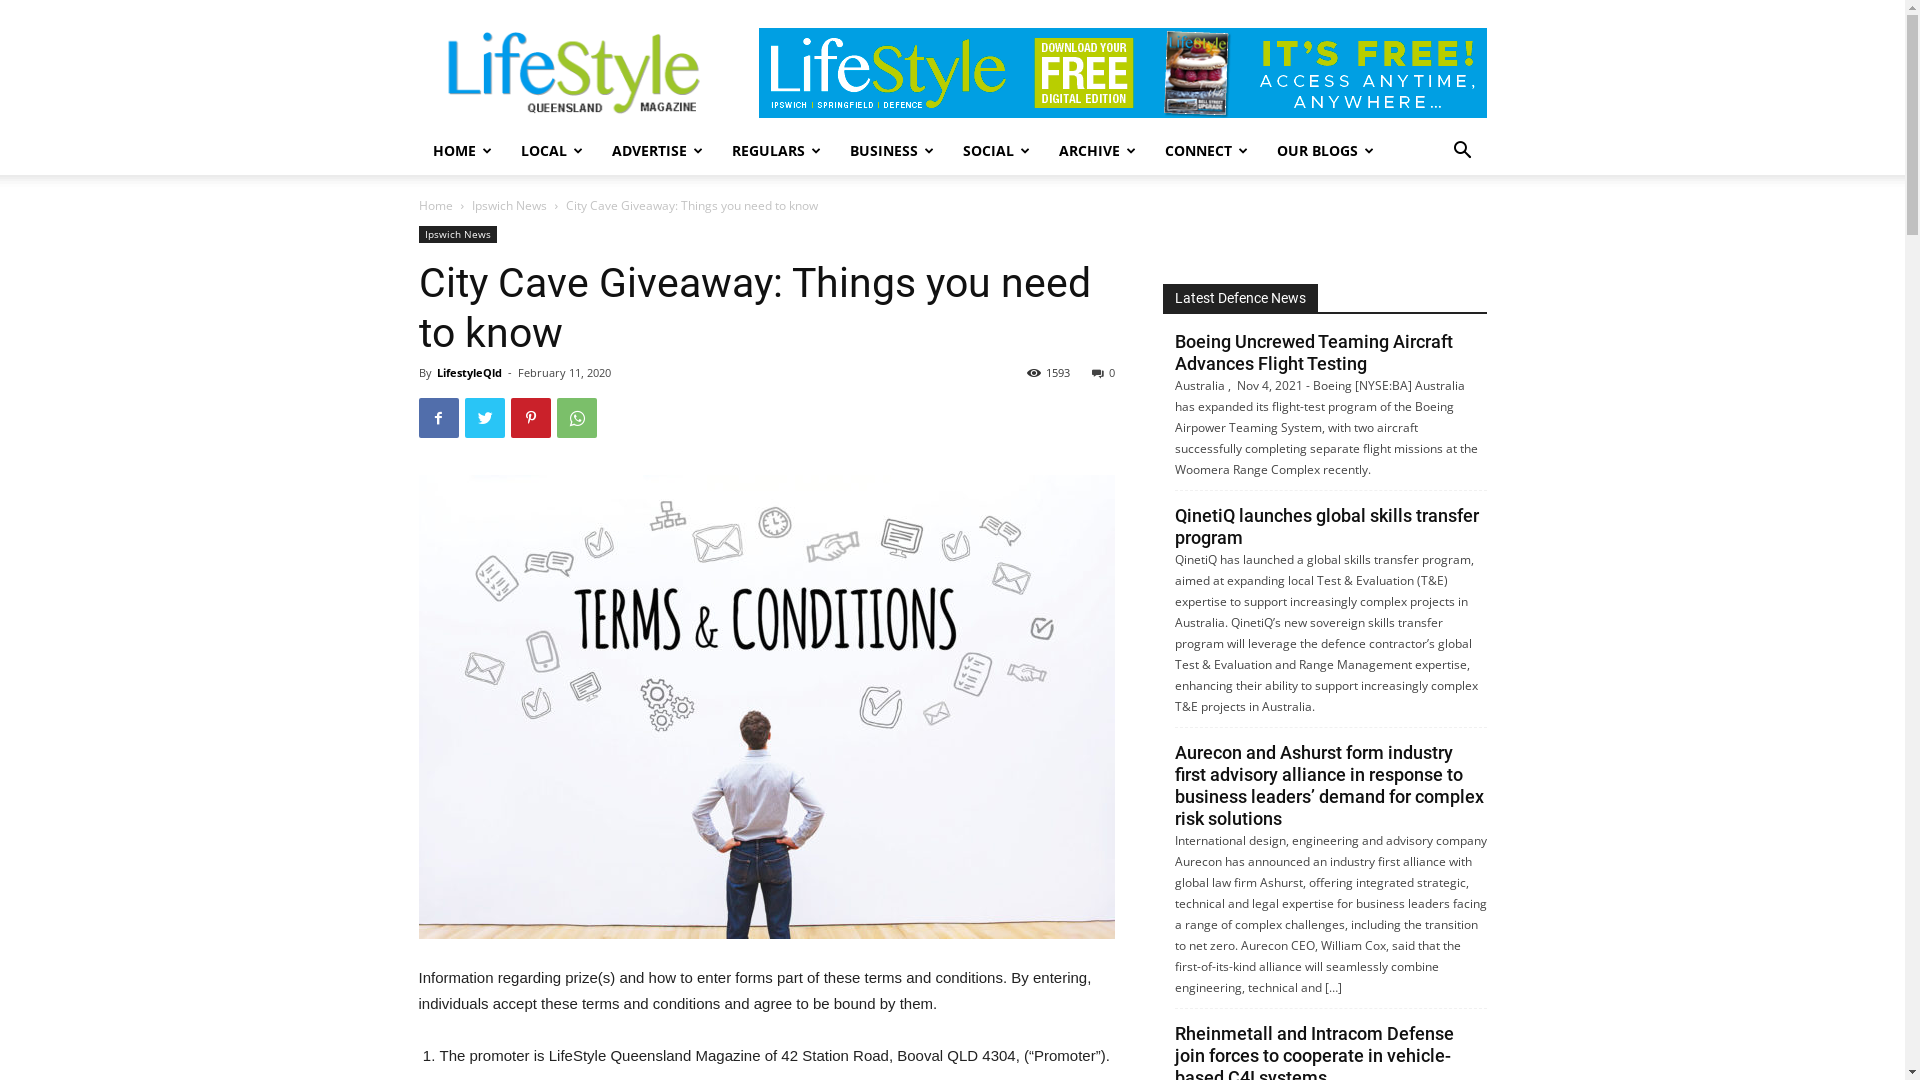  What do you see at coordinates (891, 149) in the screenshot?
I see `'BUSINESS'` at bounding box center [891, 149].